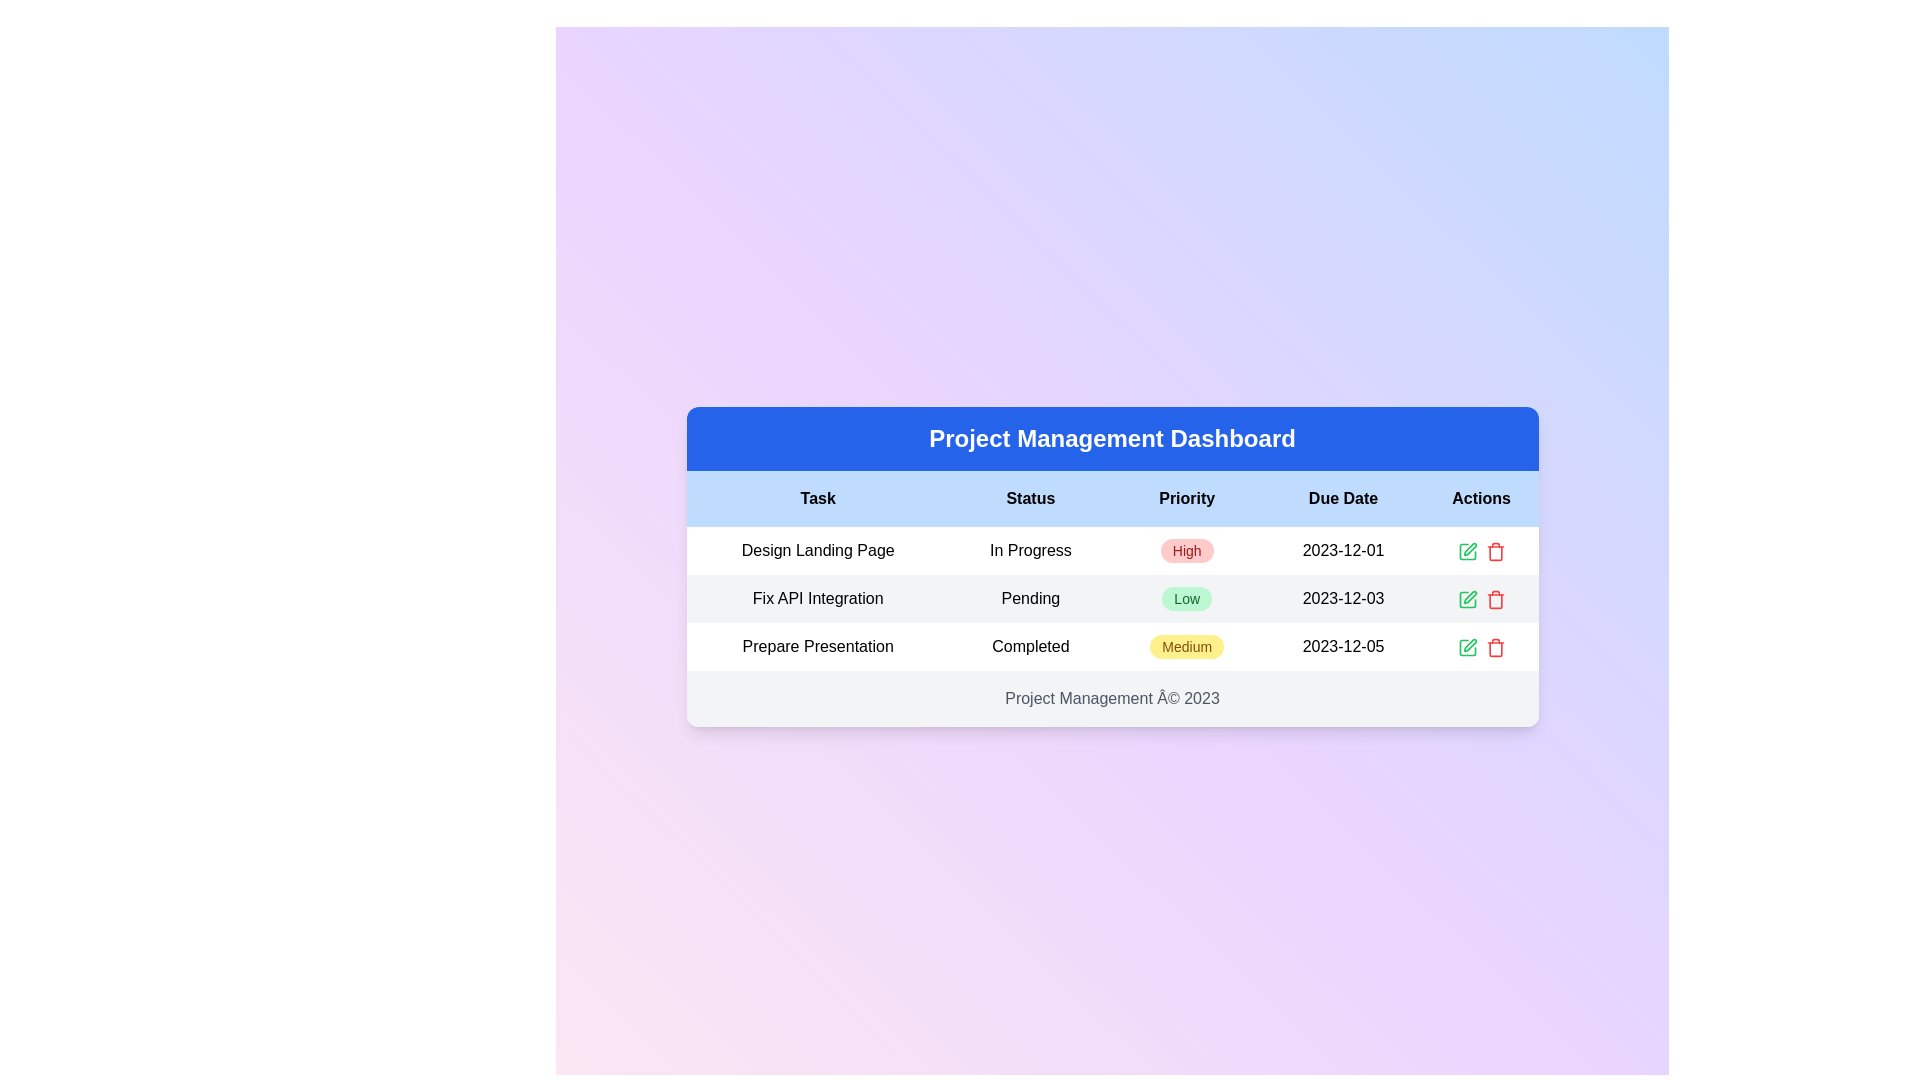 This screenshot has height=1080, width=1920. What do you see at coordinates (1187, 647) in the screenshot?
I see `the rounded badge with a yellow background and the text 'Medium' in brownish font located in the 'Priority' column of the task 'Prepare Presentation'` at bounding box center [1187, 647].